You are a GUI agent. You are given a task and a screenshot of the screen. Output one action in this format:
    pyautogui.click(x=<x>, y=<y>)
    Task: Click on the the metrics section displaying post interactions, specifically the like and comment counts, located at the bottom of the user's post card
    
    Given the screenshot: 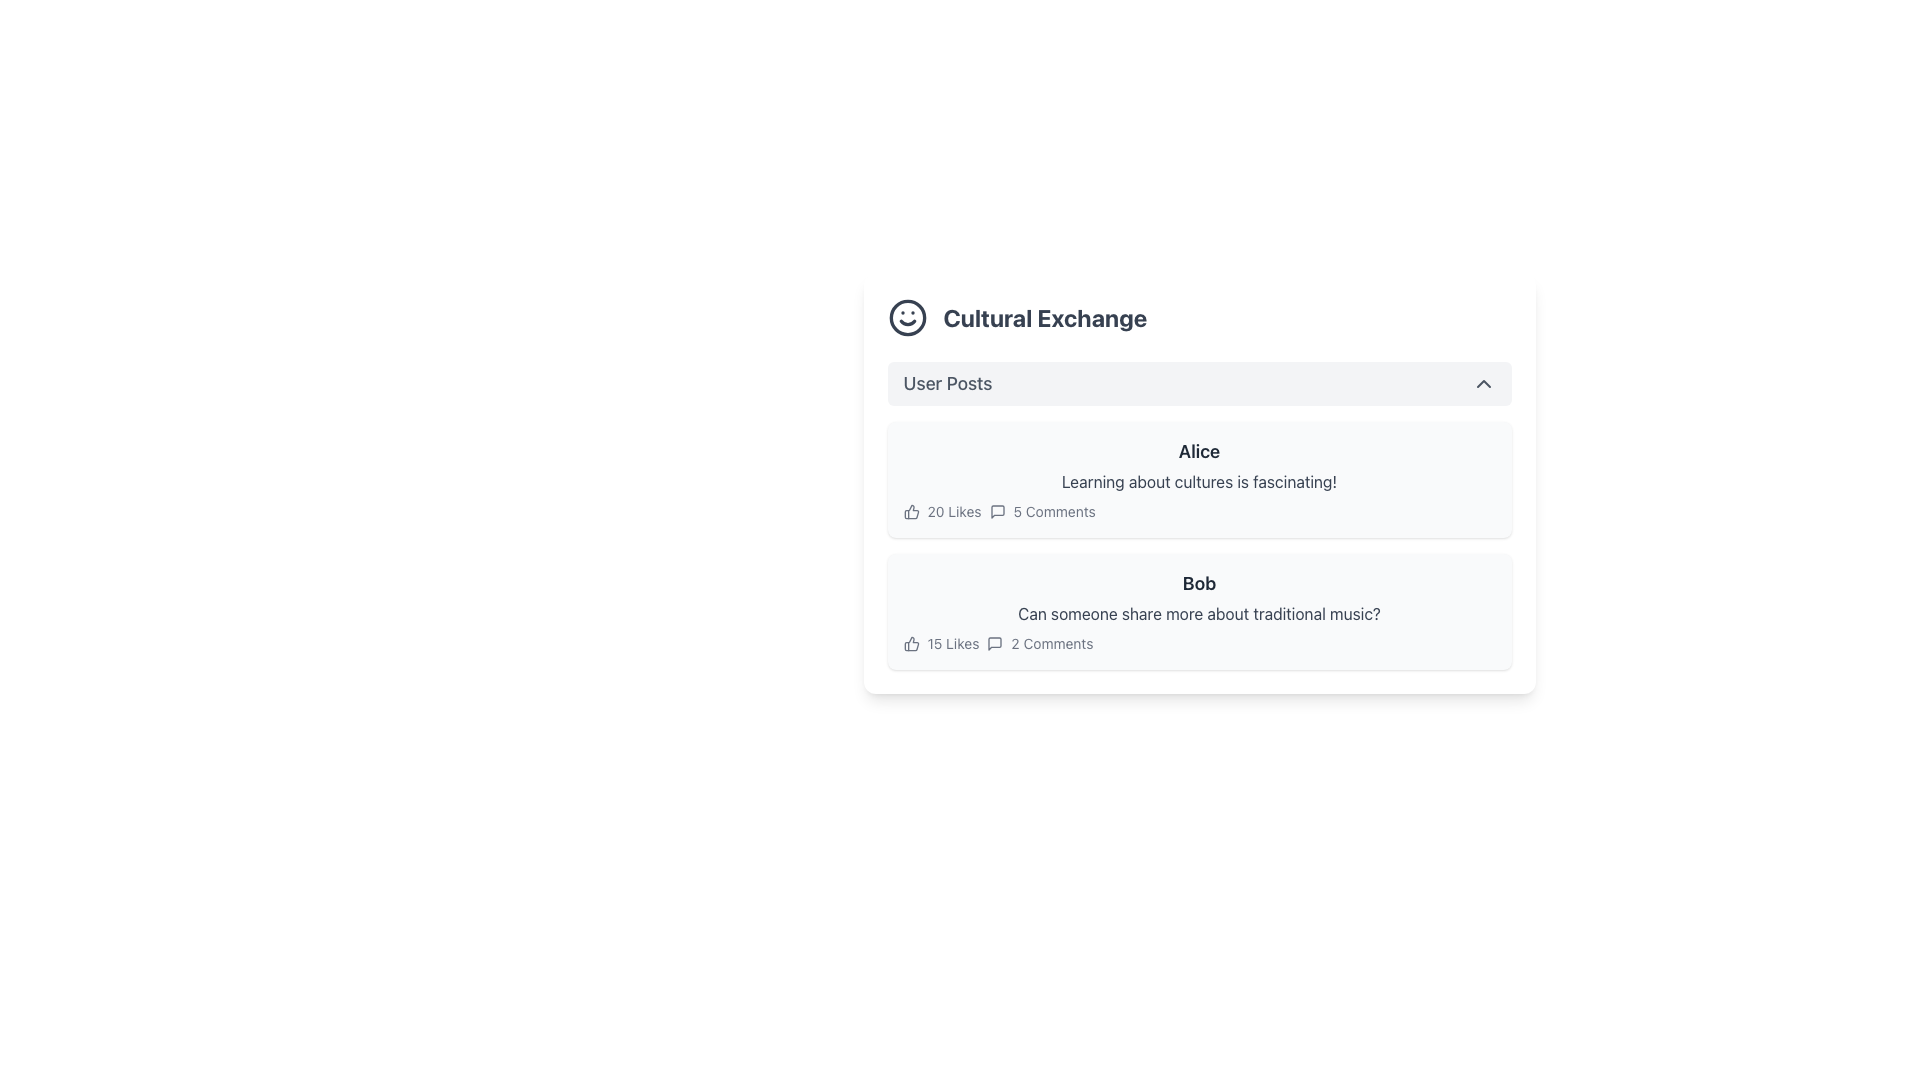 What is the action you would take?
    pyautogui.click(x=1199, y=644)
    